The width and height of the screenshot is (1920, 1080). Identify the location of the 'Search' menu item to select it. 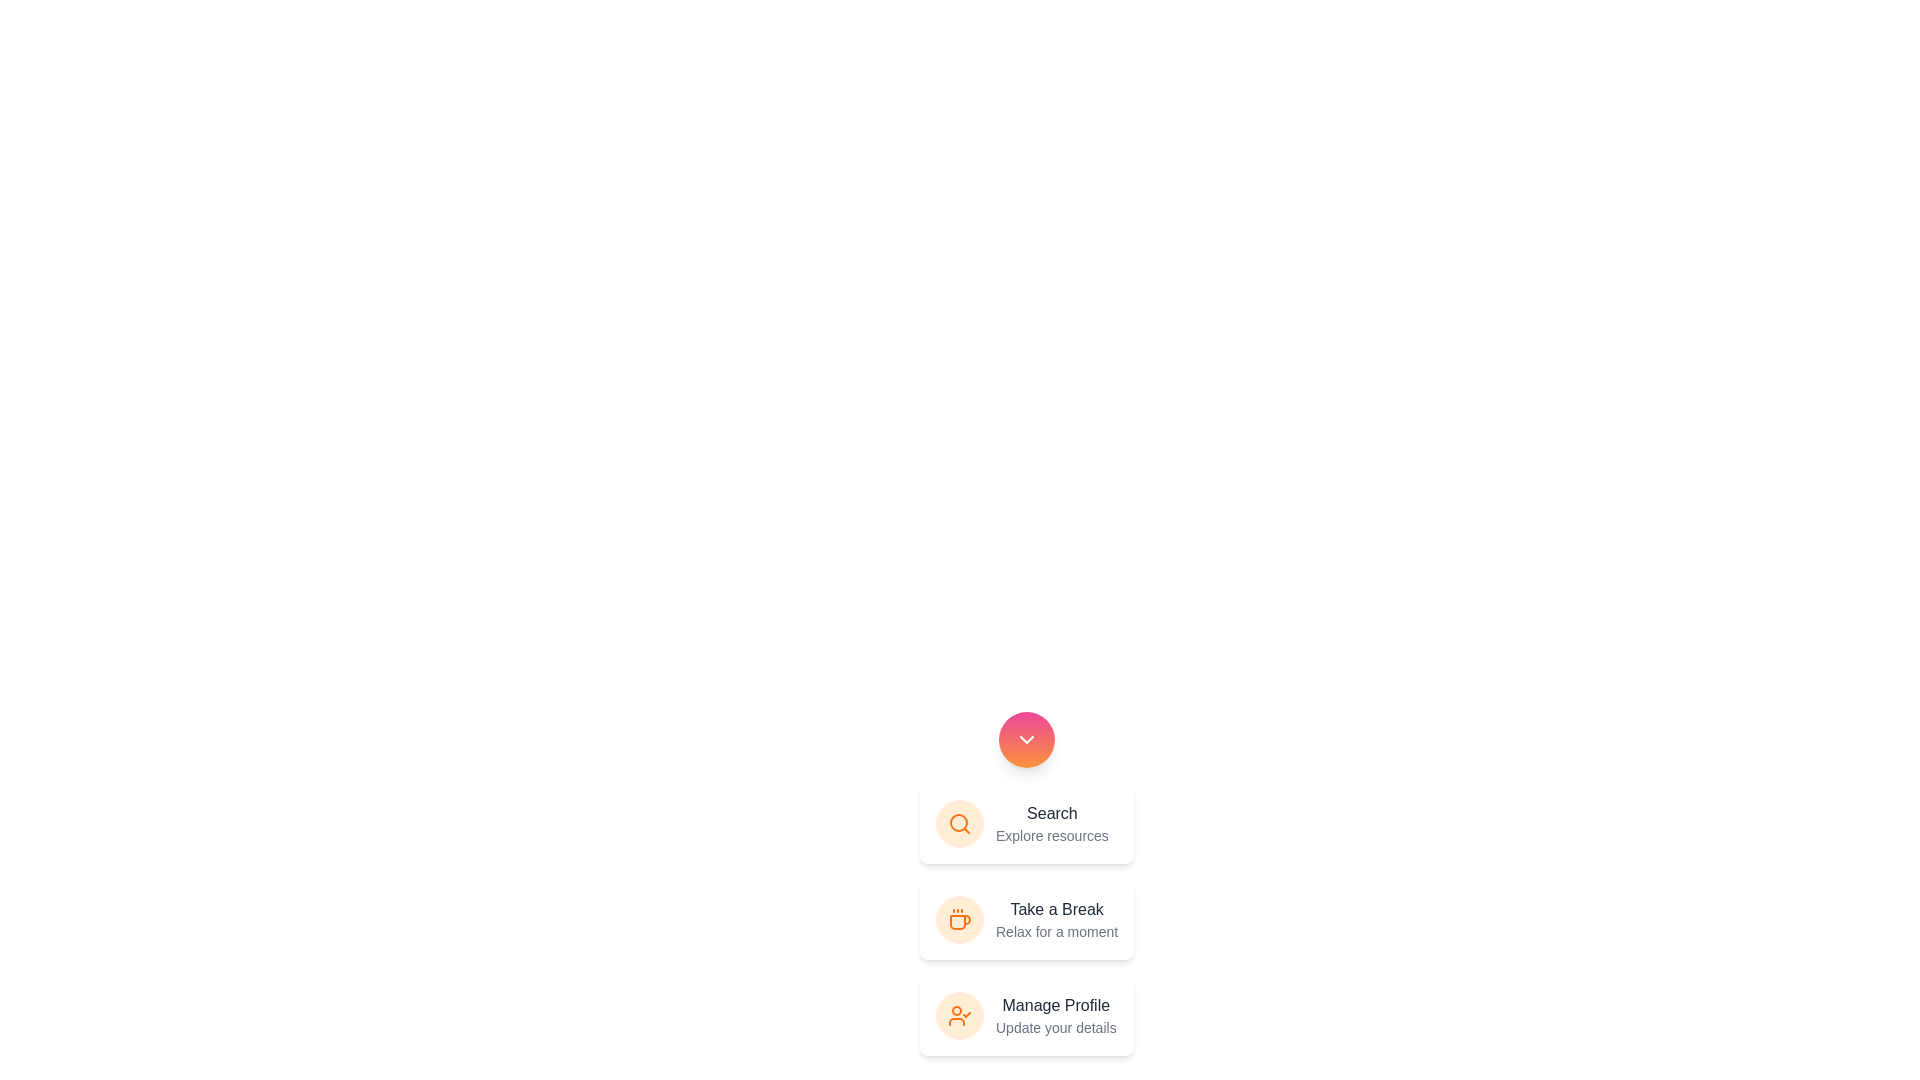
(1050, 813).